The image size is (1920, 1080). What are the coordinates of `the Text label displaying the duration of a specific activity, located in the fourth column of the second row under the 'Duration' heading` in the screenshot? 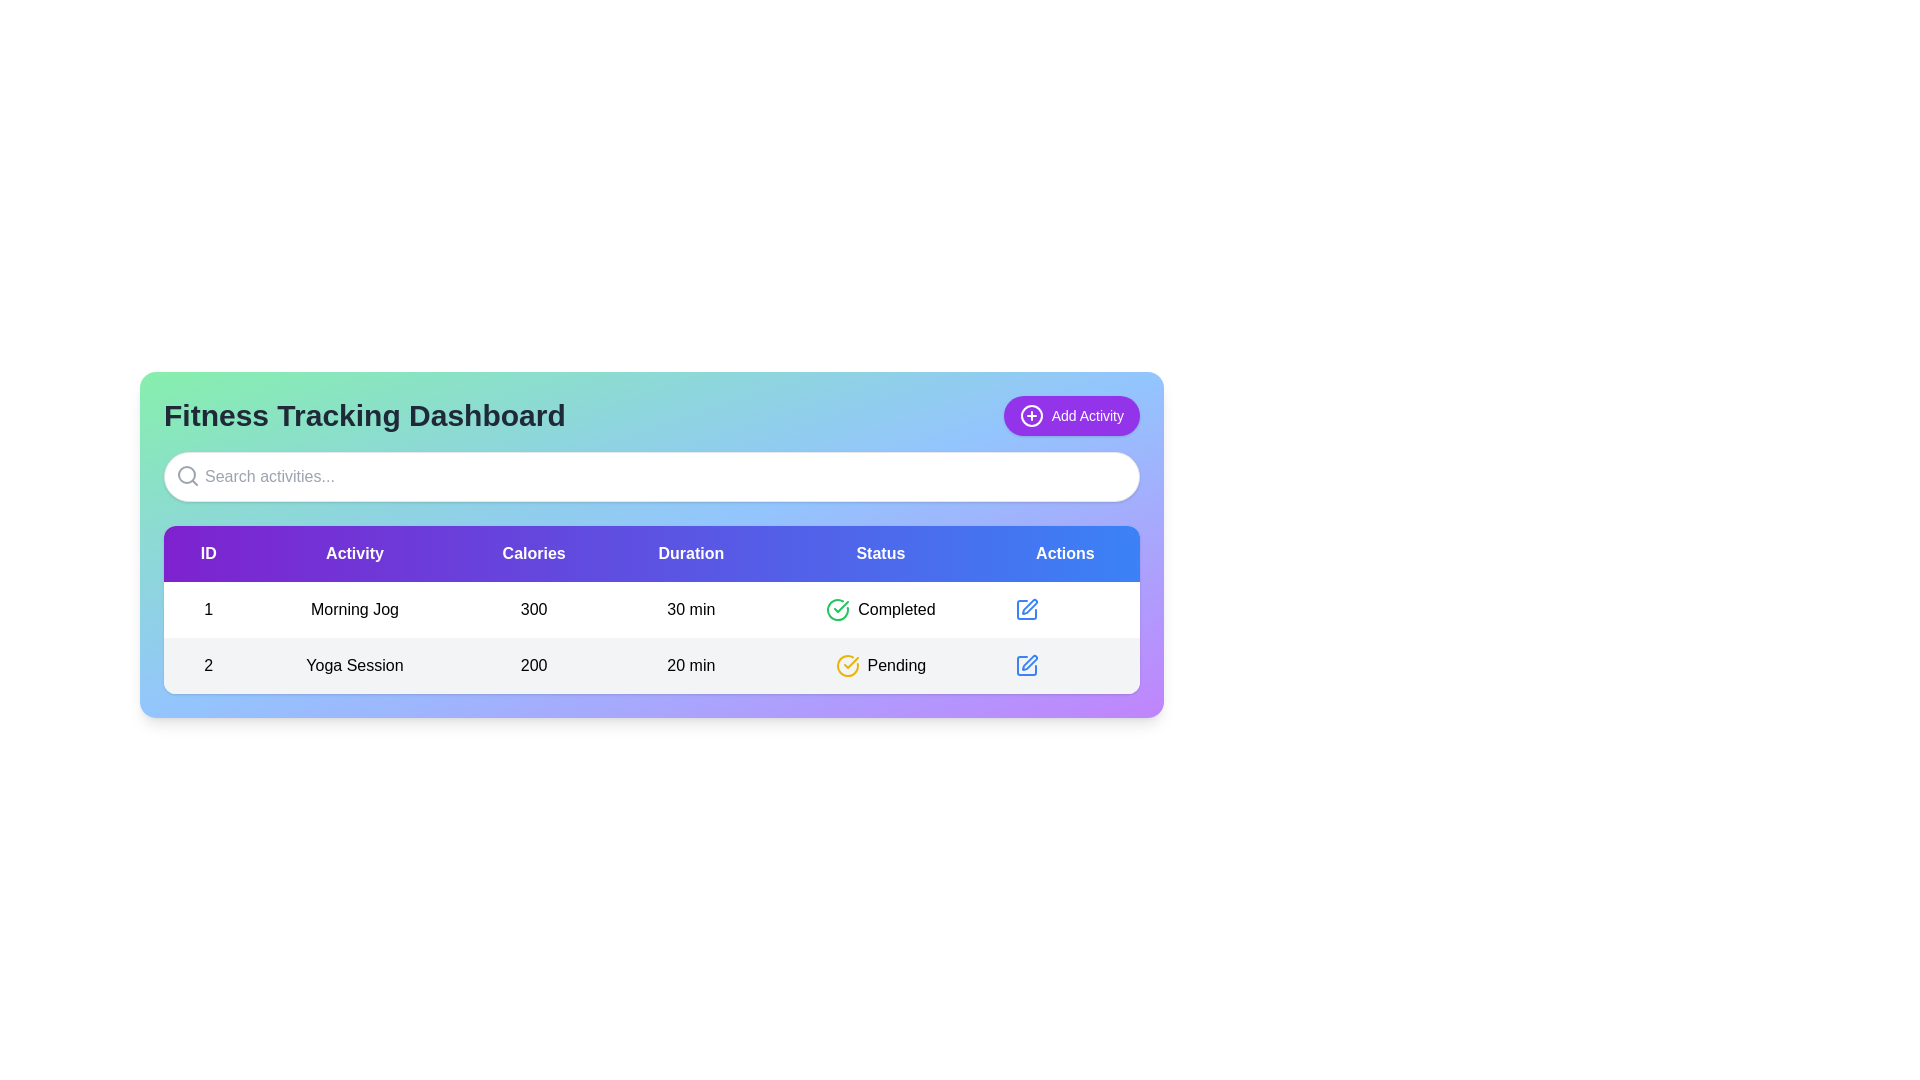 It's located at (691, 666).